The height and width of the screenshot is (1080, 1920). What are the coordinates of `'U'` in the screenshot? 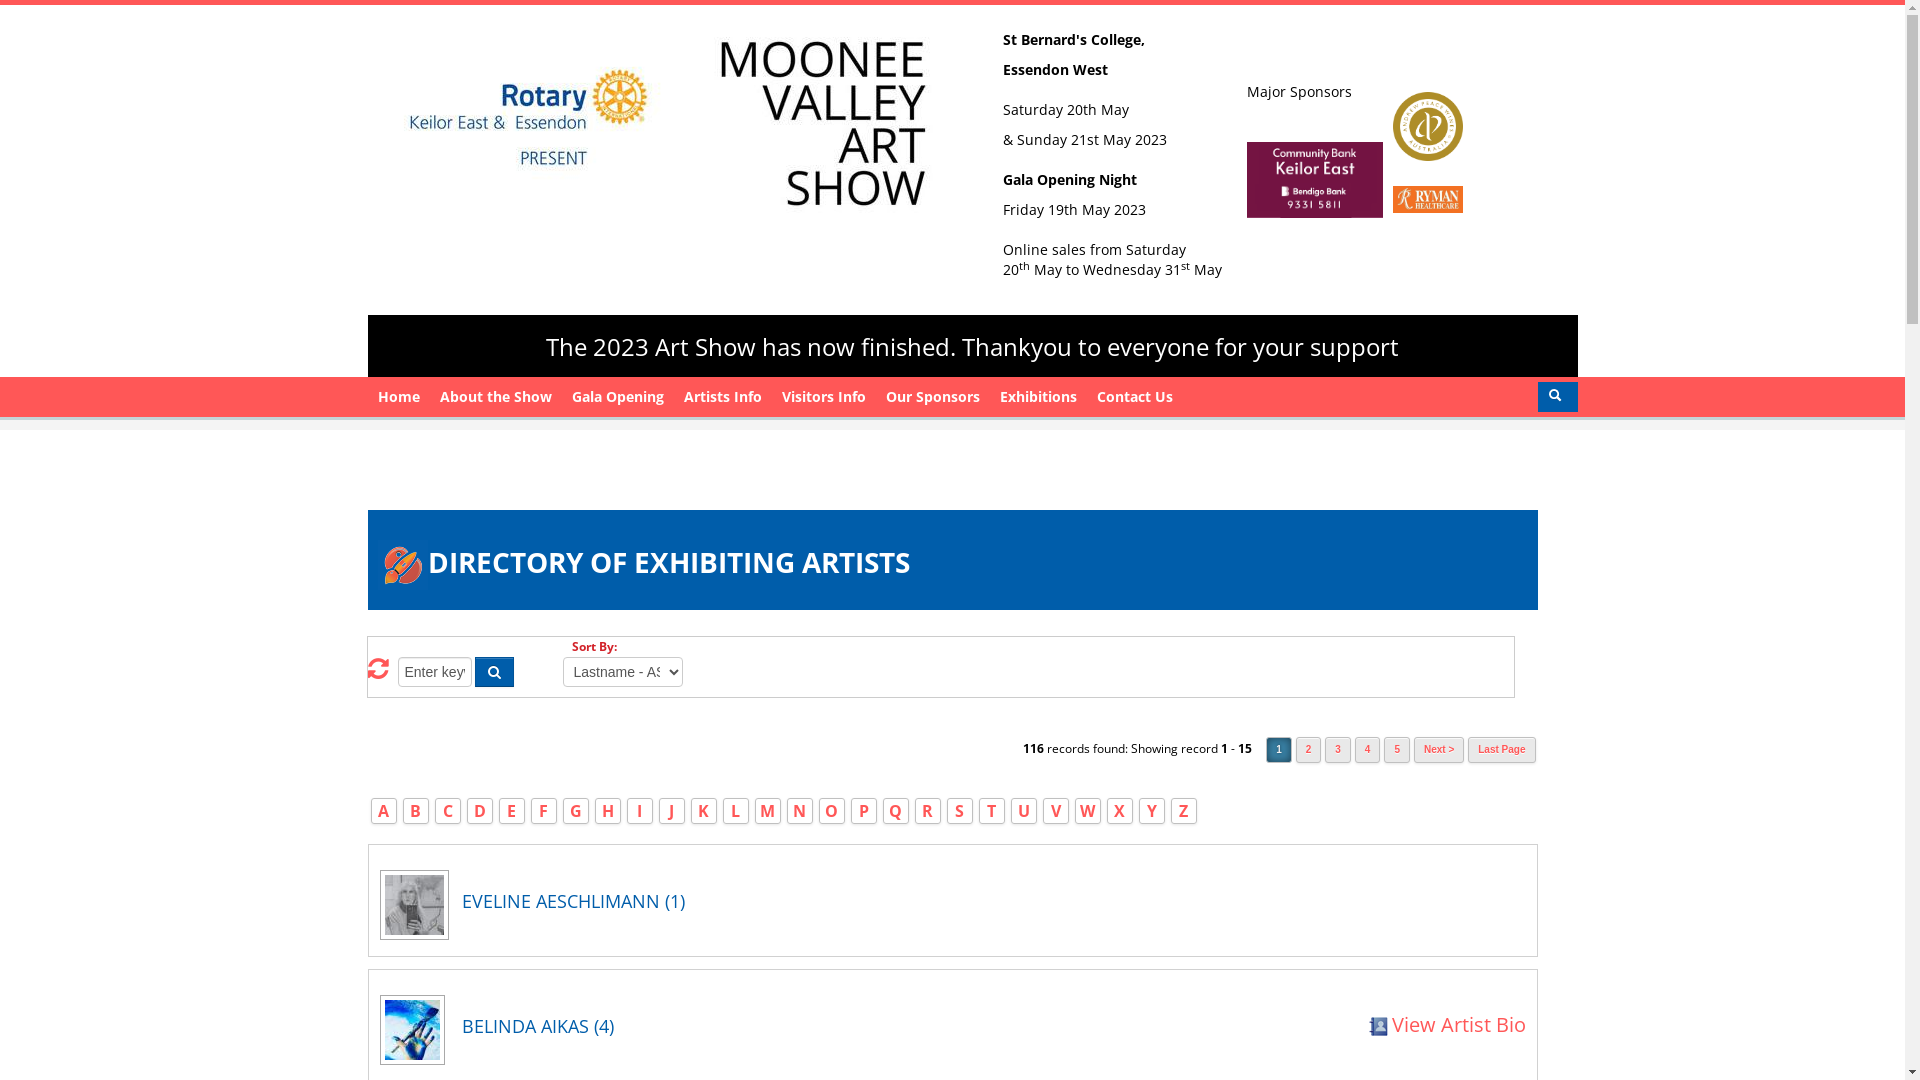 It's located at (1017, 810).